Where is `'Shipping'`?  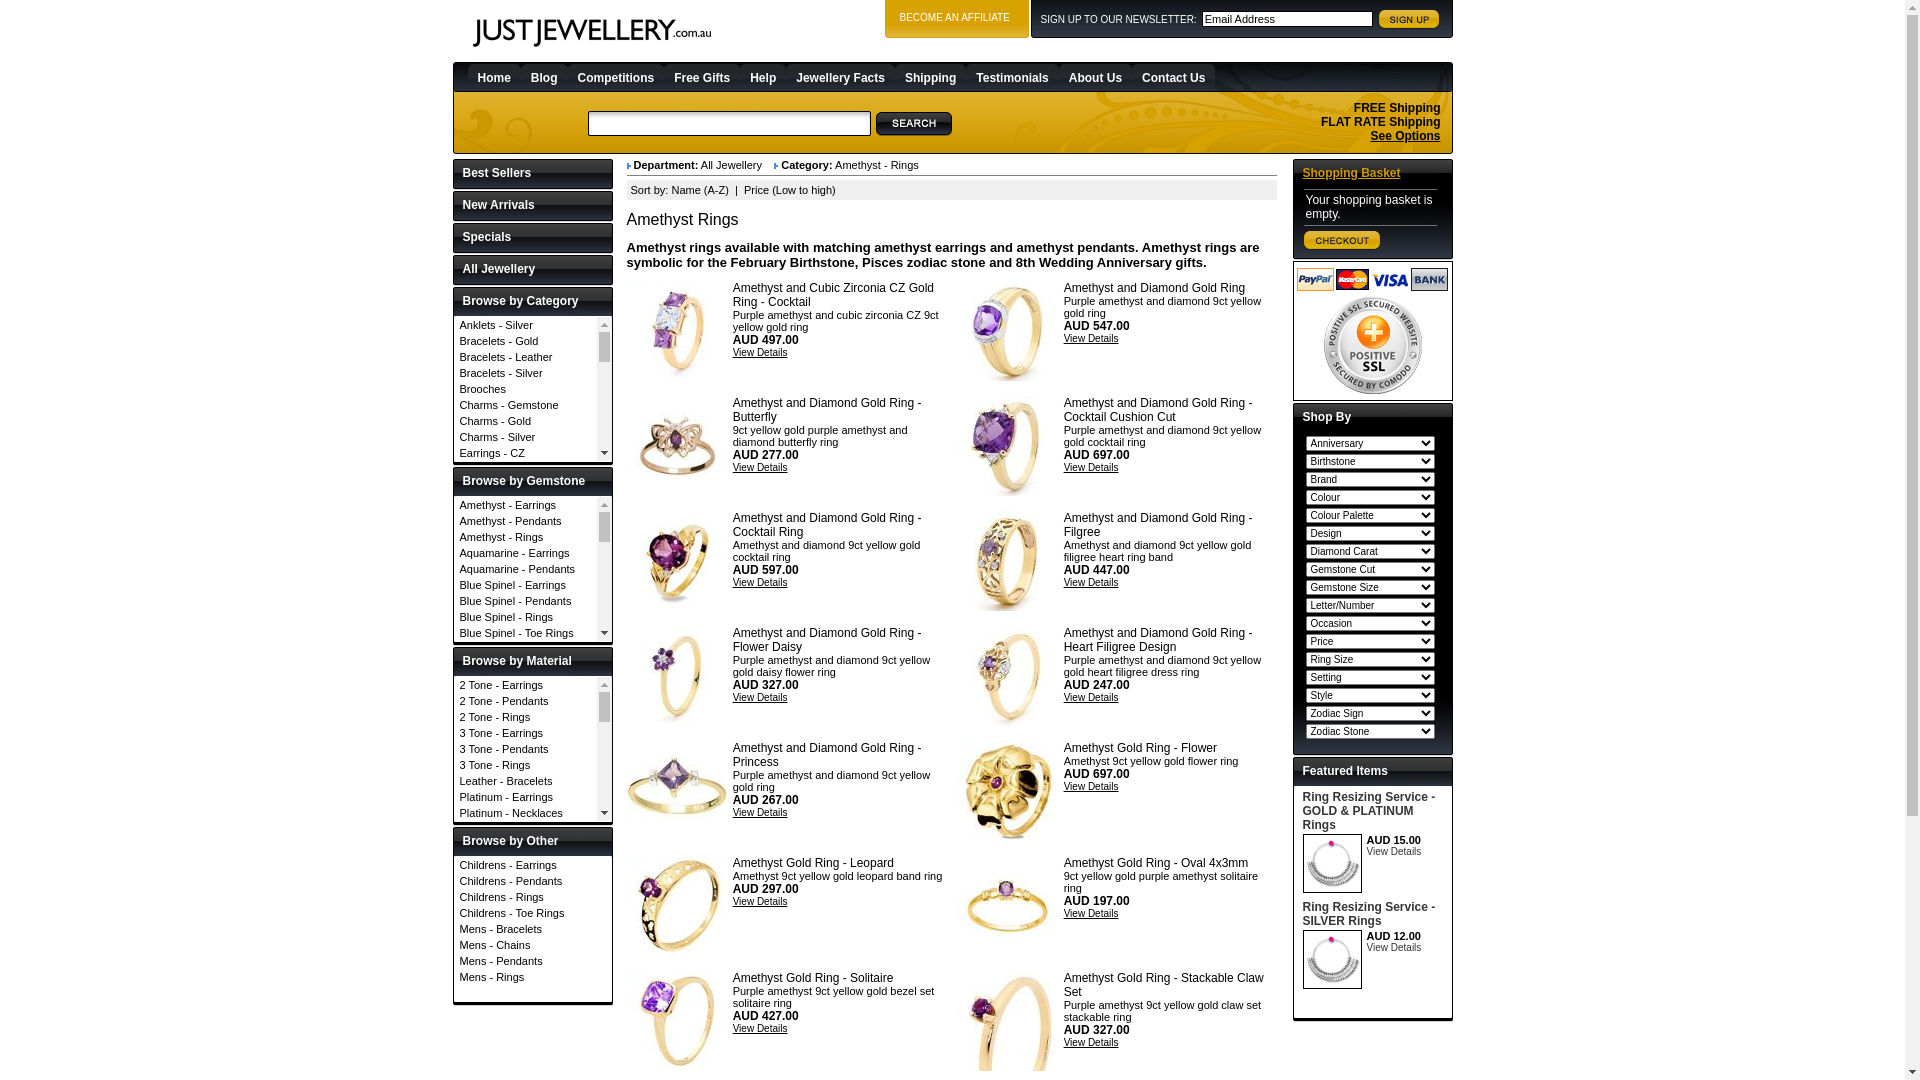 'Shipping' is located at coordinates (929, 76).